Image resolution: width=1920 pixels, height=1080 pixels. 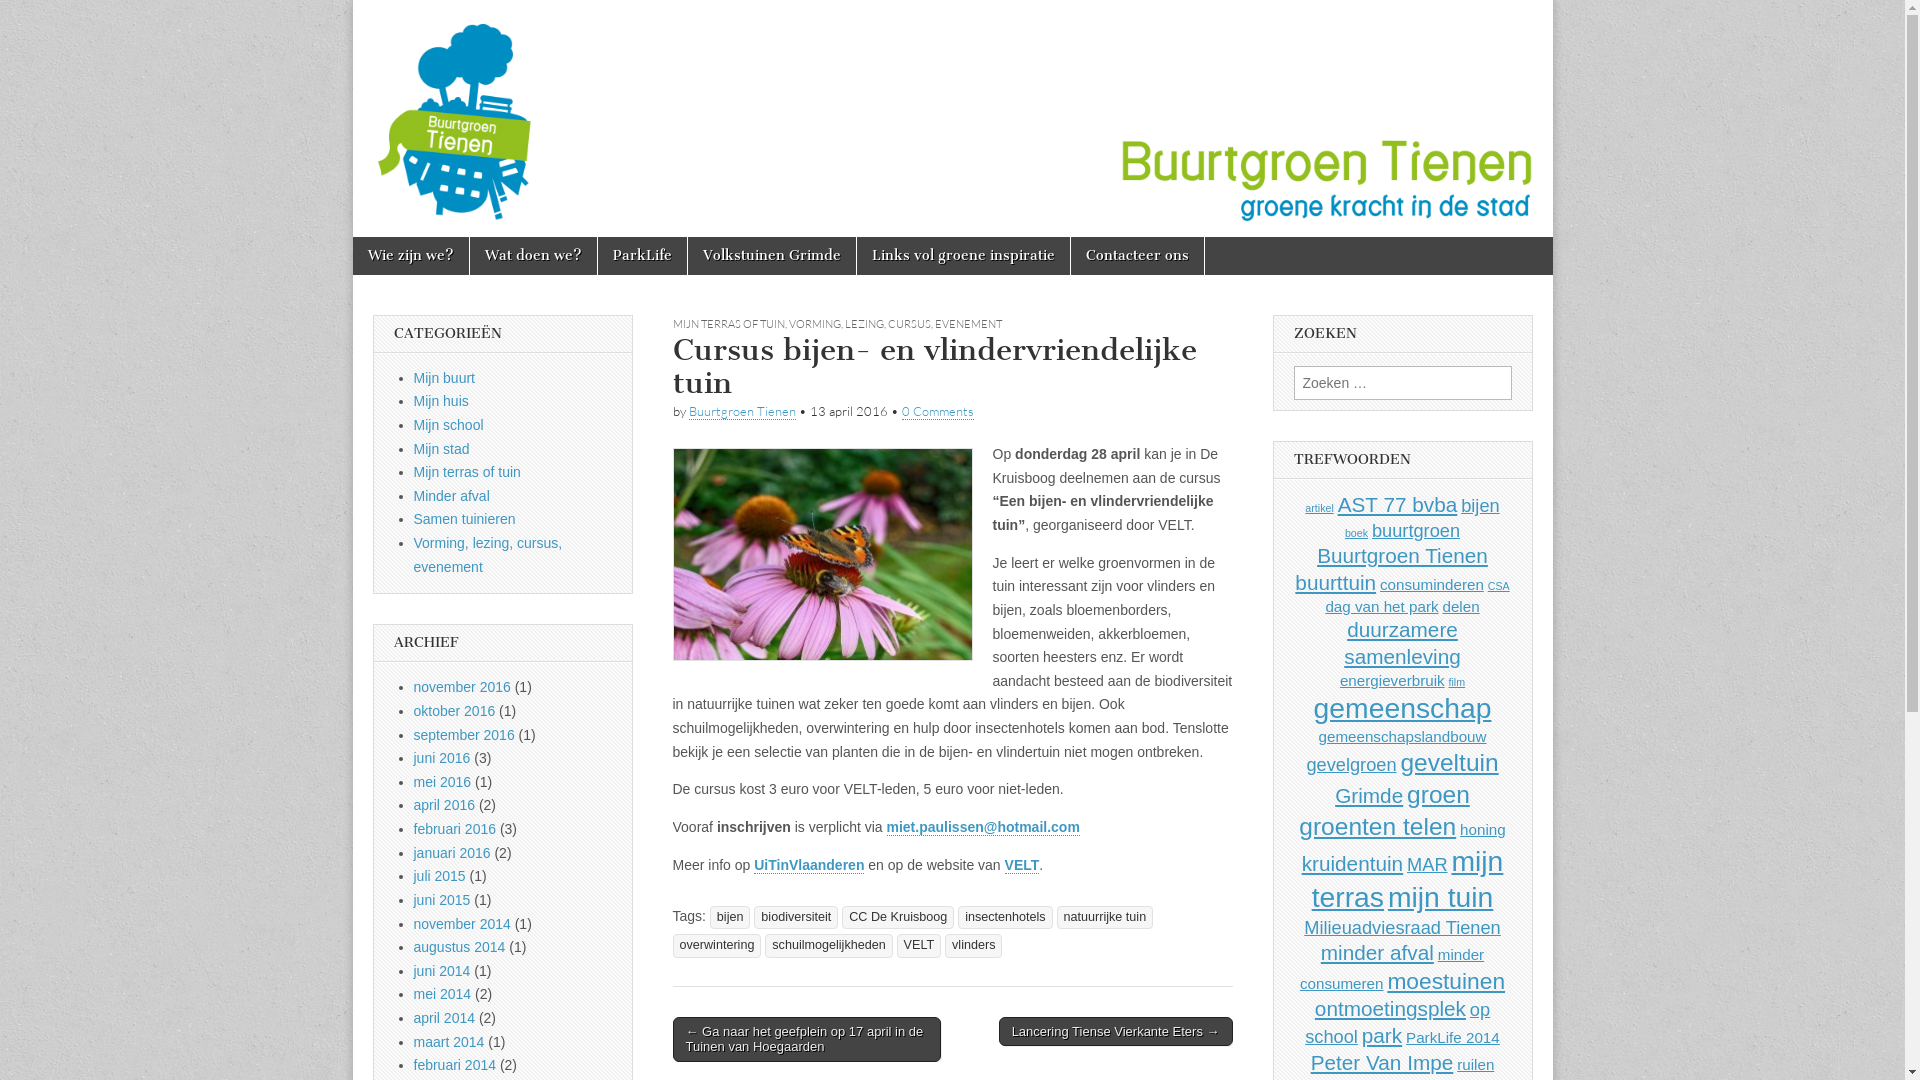 I want to click on 'januari 2016', so click(x=451, y=852).